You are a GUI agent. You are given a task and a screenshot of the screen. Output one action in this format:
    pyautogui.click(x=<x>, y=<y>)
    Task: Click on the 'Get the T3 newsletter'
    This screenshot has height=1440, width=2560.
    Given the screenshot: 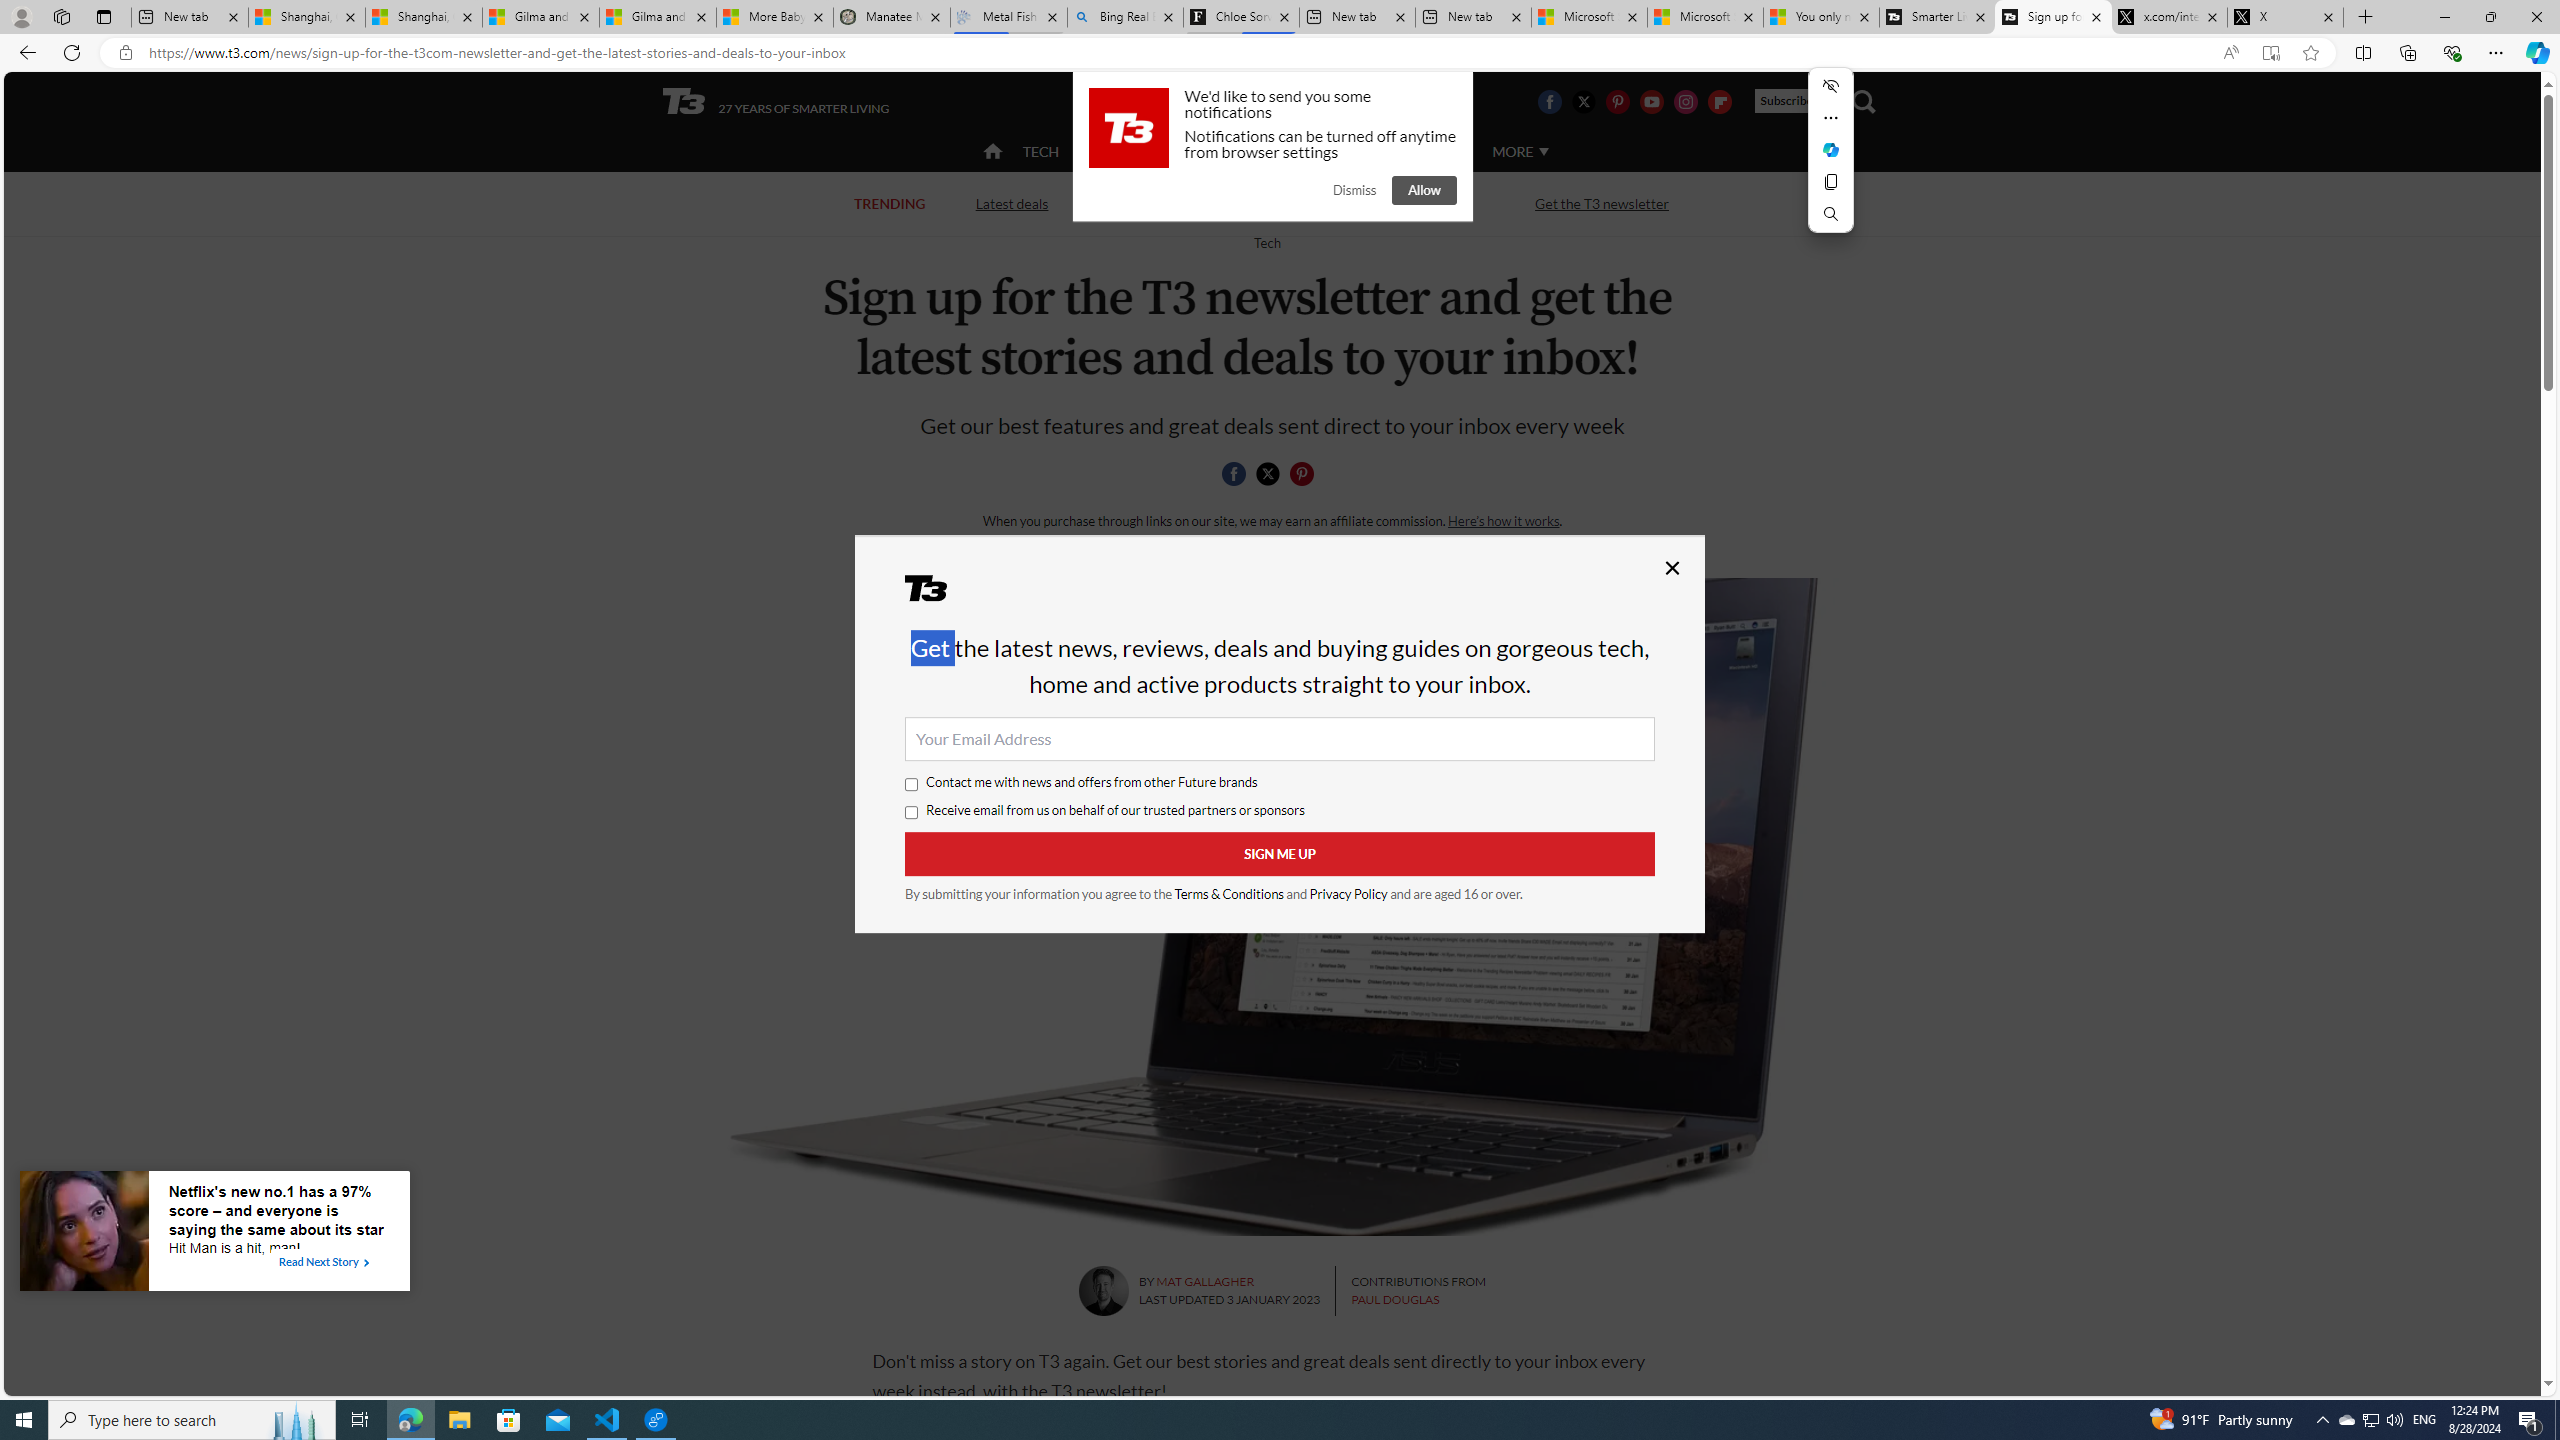 What is the action you would take?
    pyautogui.click(x=1602, y=202)
    